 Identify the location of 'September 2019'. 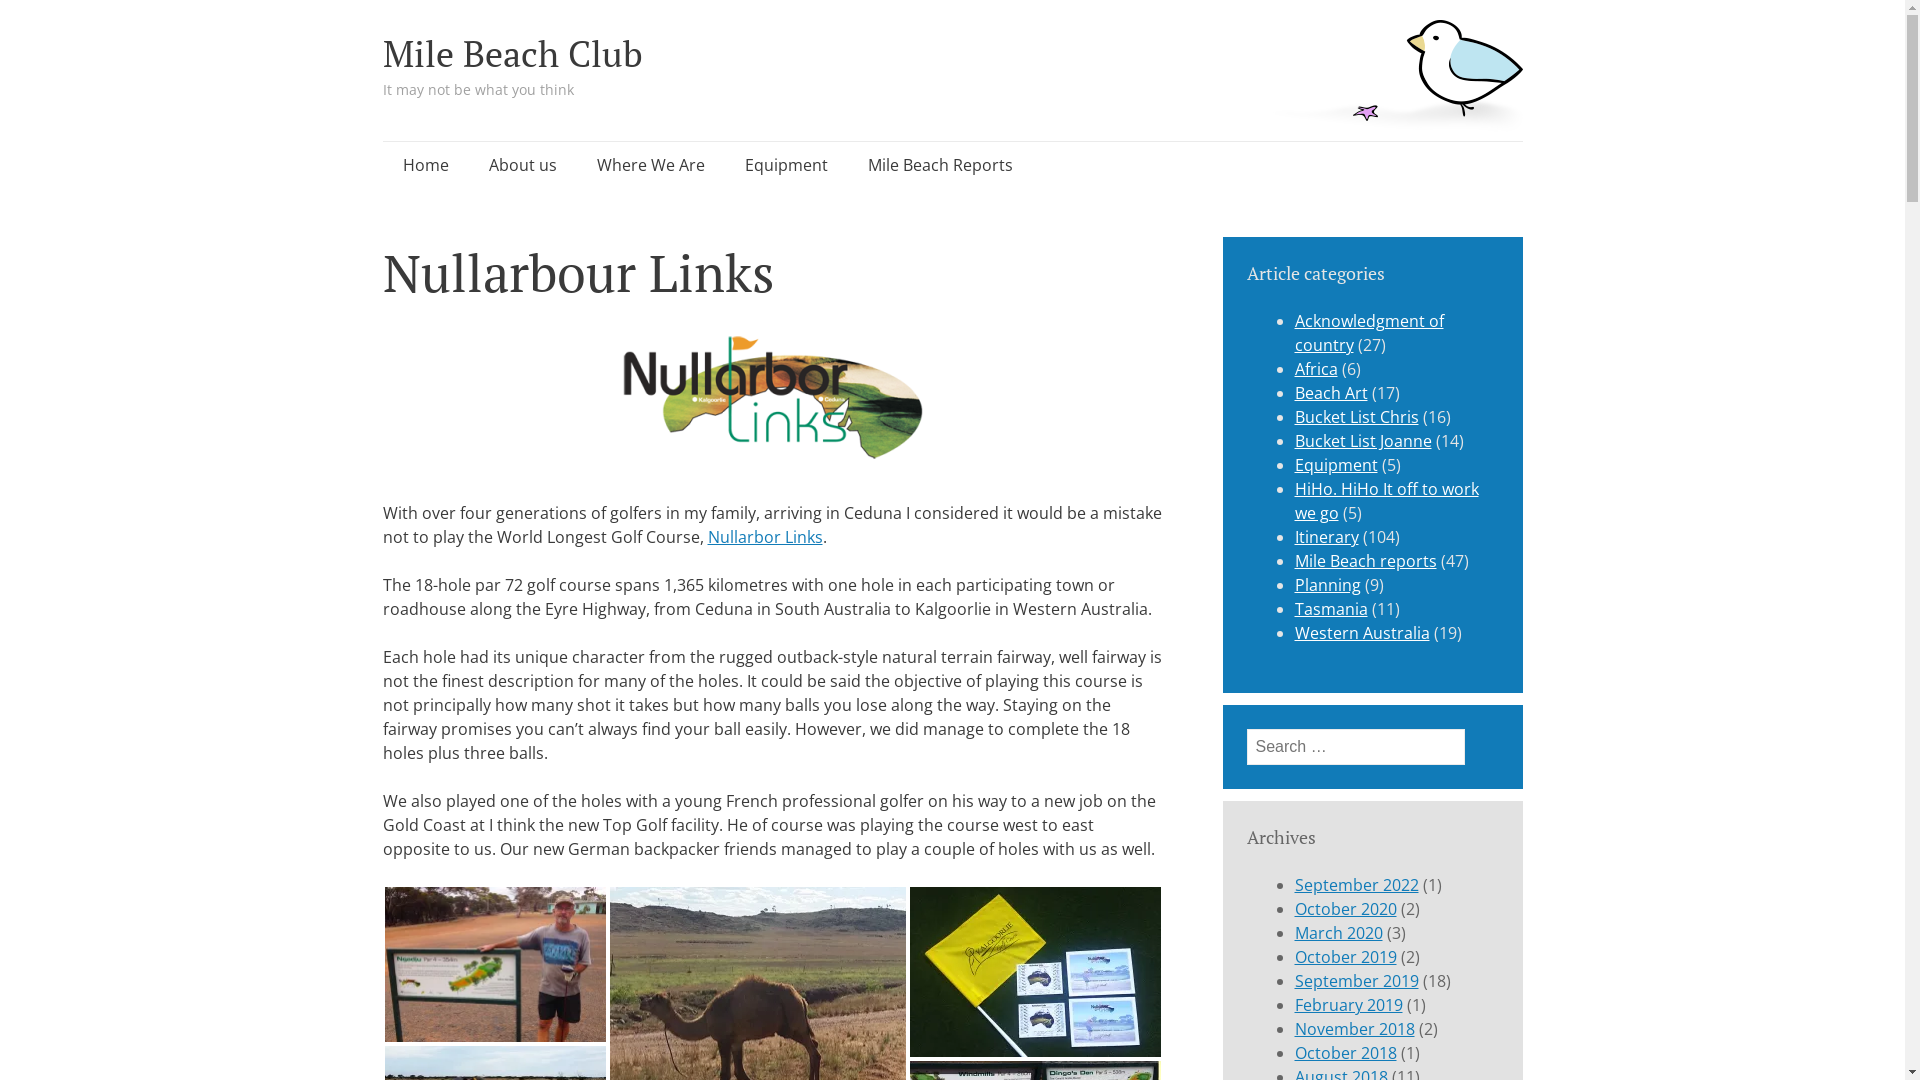
(1294, 979).